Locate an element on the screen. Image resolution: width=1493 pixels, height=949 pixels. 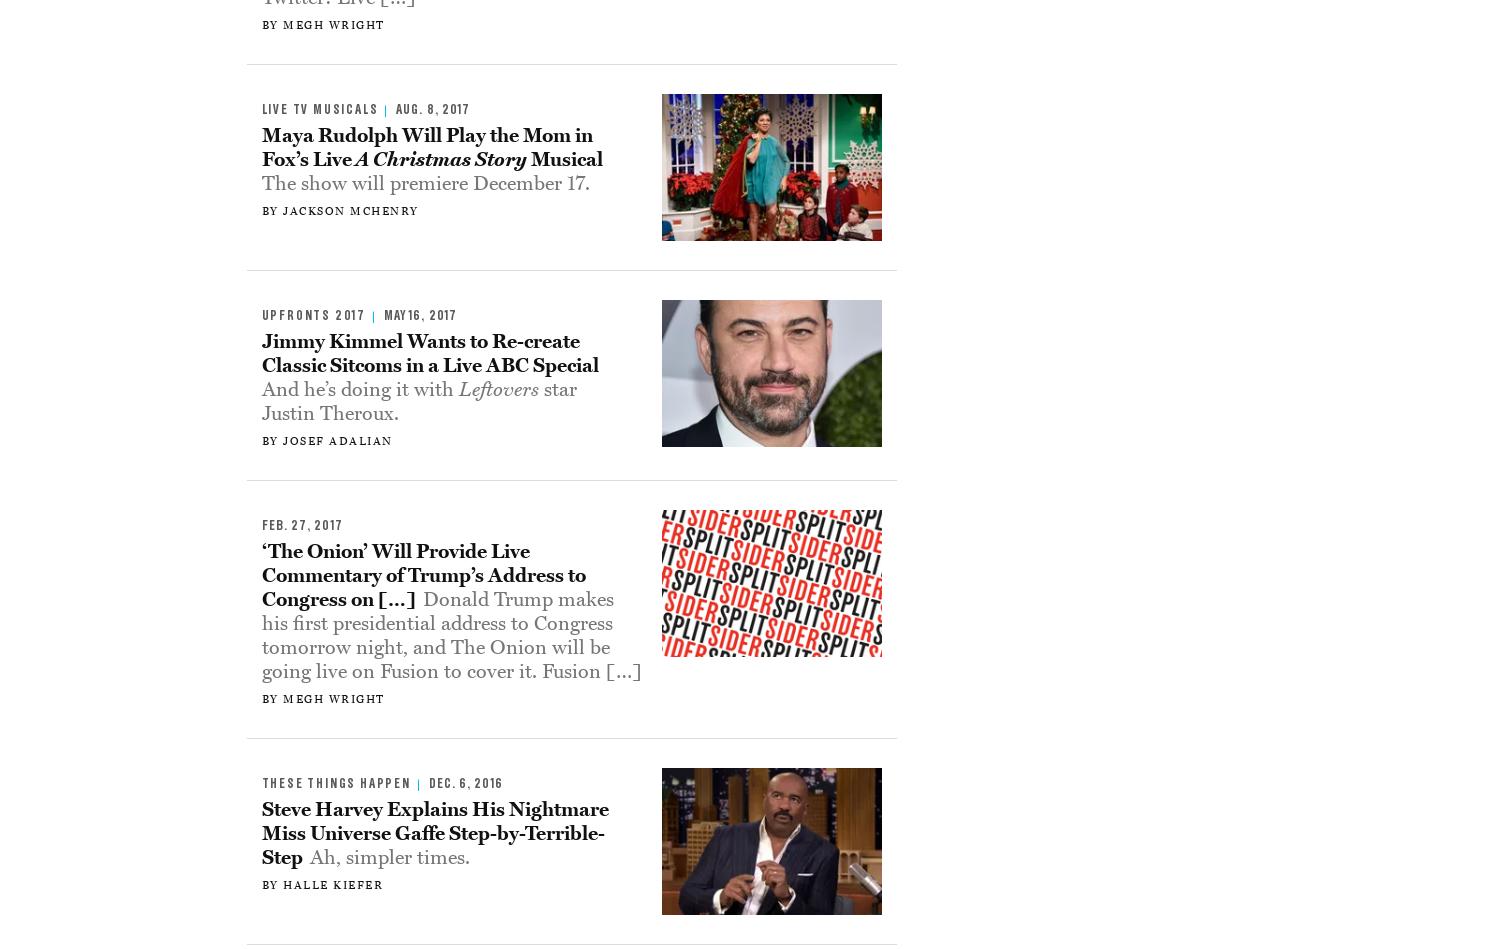
'Donald Trump makes his first presidential address to Congress tomorrow night, and The Onion will be going live on Fusion to cover it. Fusion […]' is located at coordinates (451, 634).